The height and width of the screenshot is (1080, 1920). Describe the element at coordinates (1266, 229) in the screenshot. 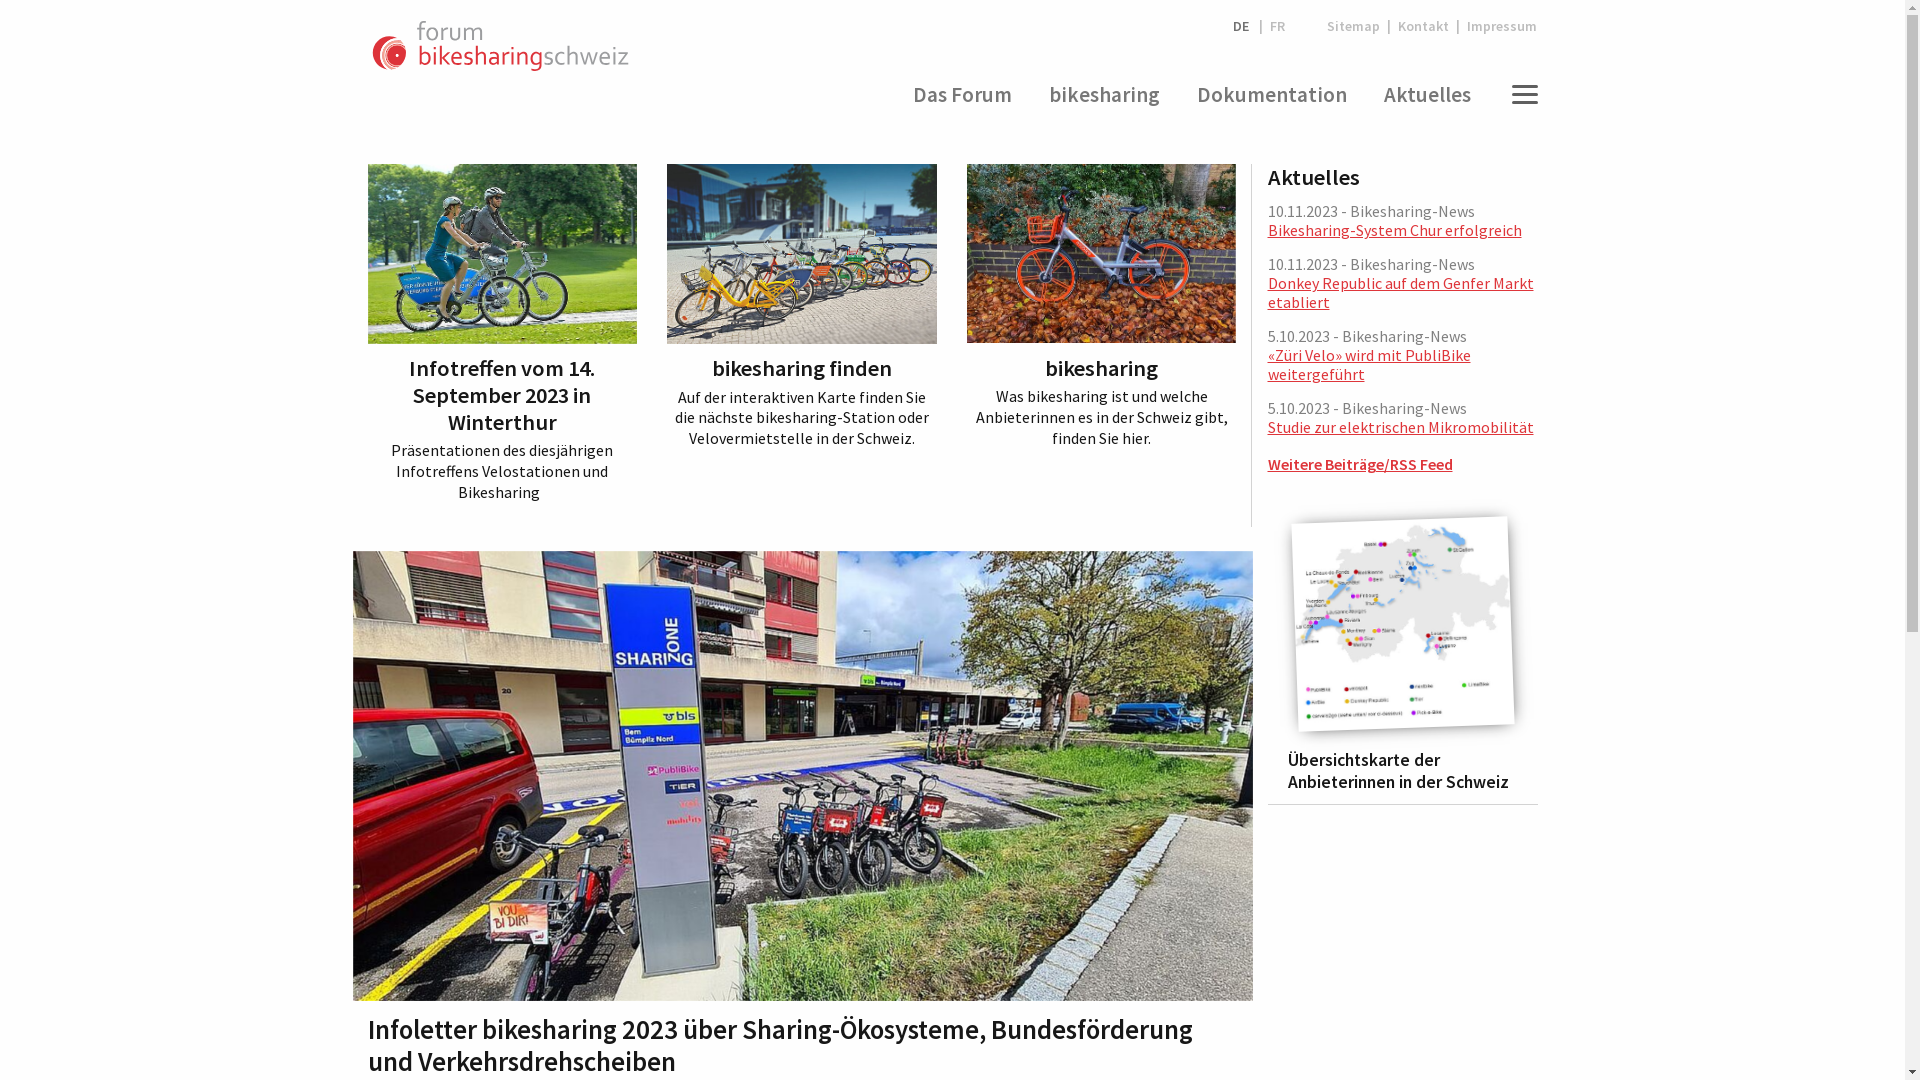

I see `'Bikesharing-System Chur erfolgreich'` at that location.